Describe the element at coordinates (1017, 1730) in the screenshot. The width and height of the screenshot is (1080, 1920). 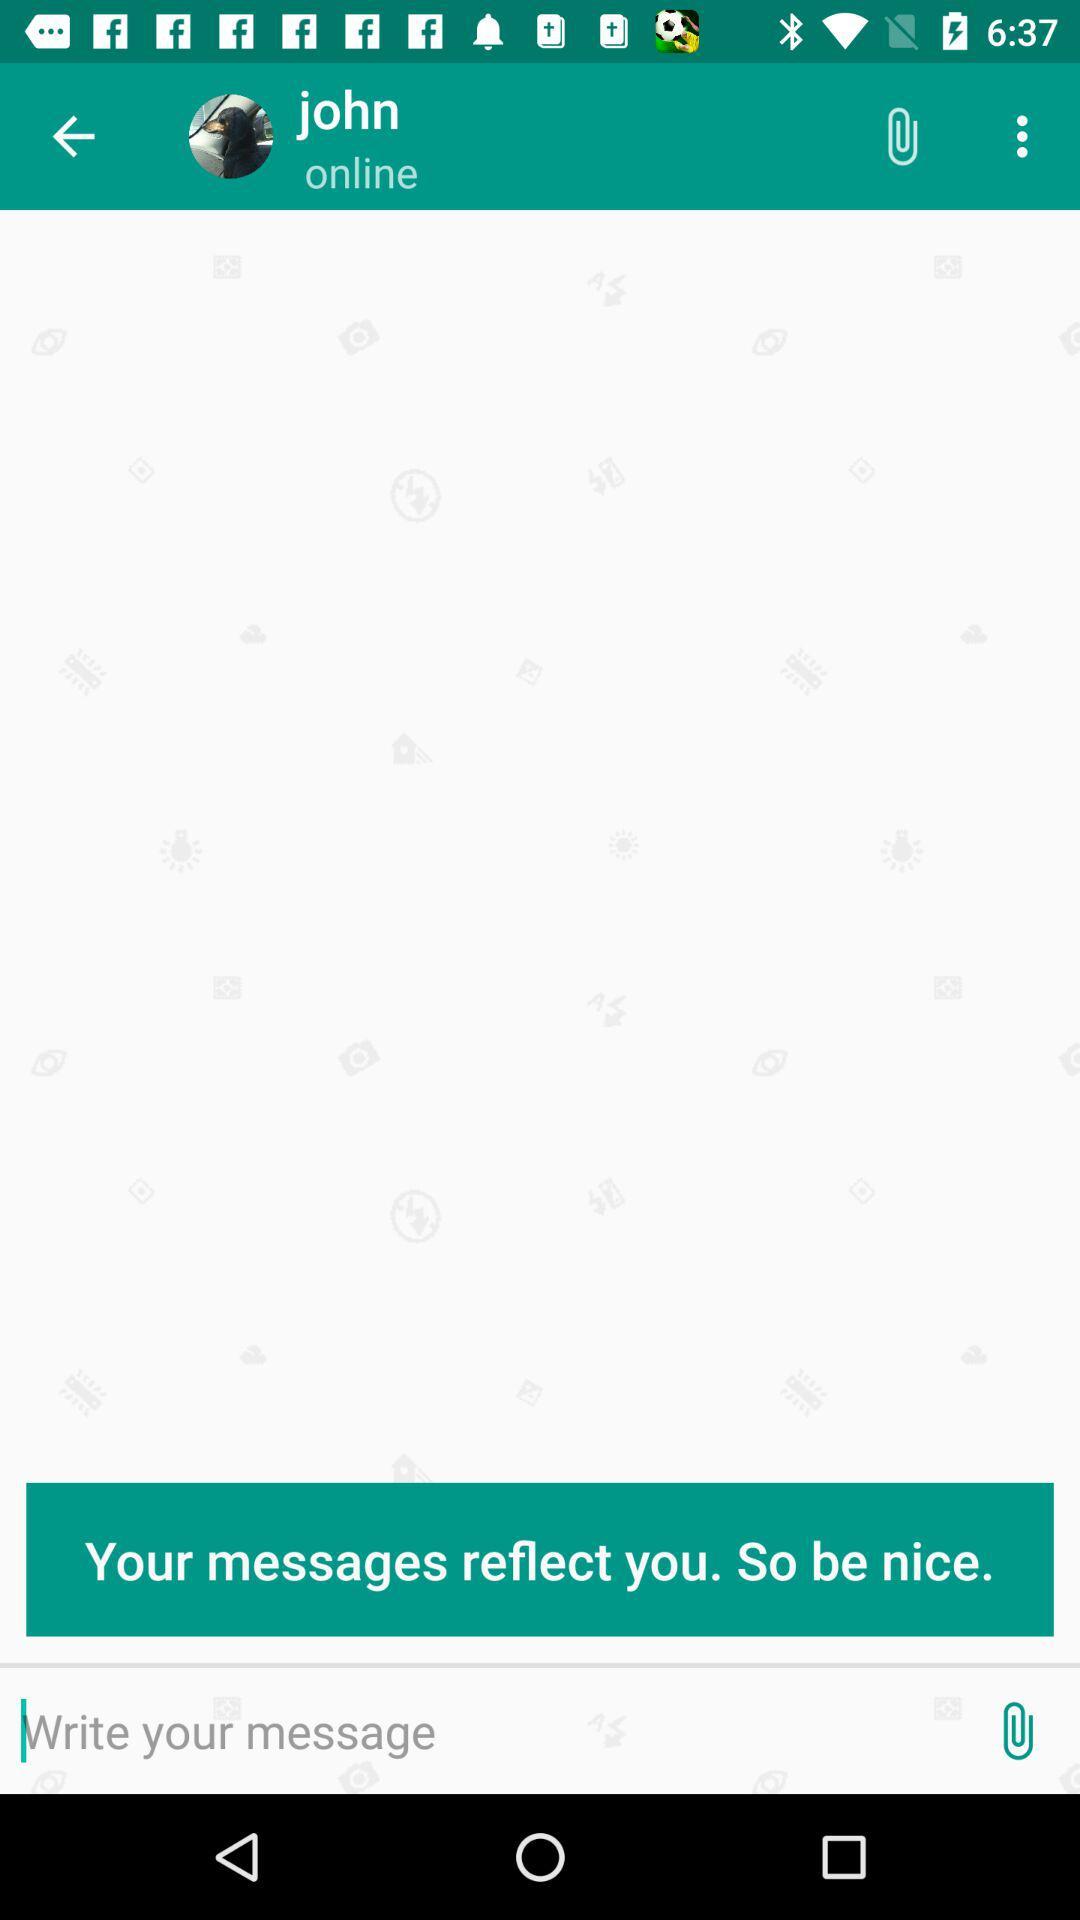
I see `the item at the bottom right corner` at that location.